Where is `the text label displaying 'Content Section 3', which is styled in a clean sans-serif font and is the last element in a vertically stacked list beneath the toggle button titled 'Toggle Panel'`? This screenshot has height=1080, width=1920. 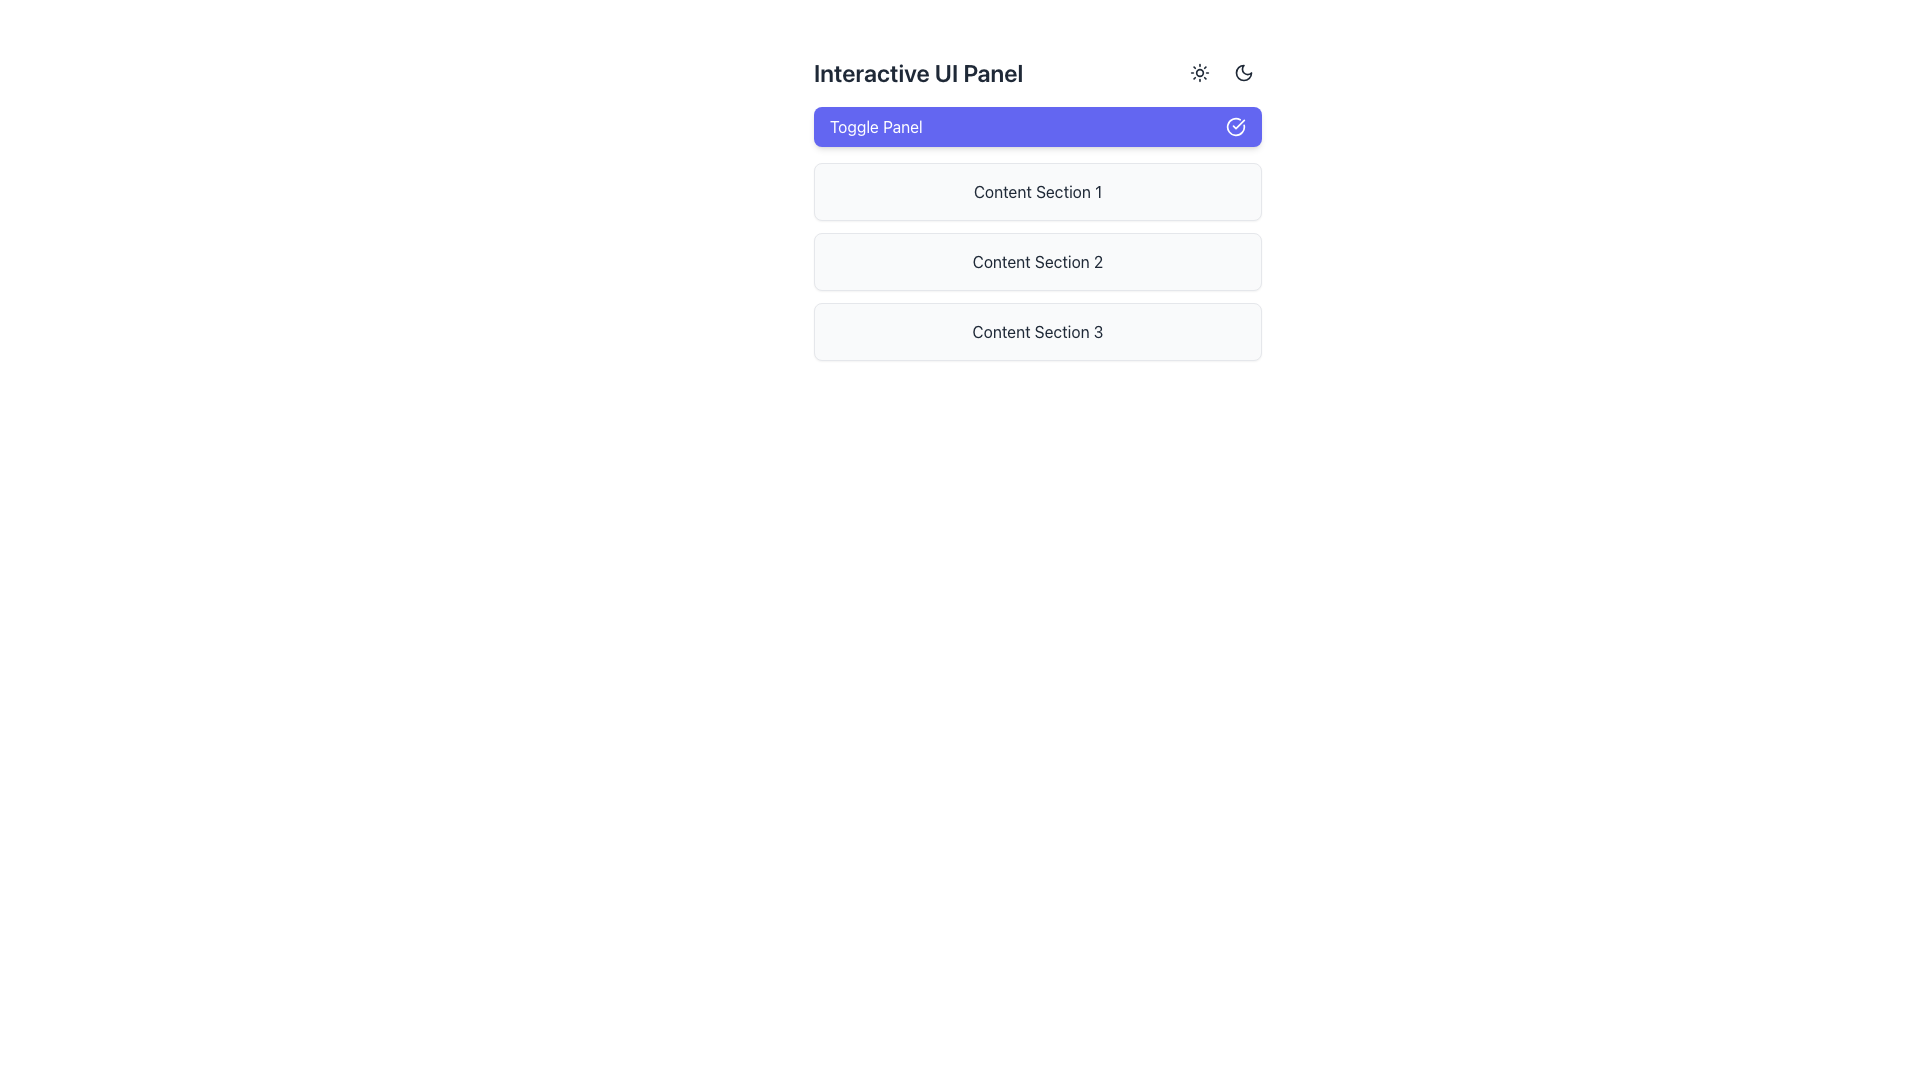 the text label displaying 'Content Section 3', which is styled in a clean sans-serif font and is the last element in a vertically stacked list beneath the toggle button titled 'Toggle Panel' is located at coordinates (1037, 330).